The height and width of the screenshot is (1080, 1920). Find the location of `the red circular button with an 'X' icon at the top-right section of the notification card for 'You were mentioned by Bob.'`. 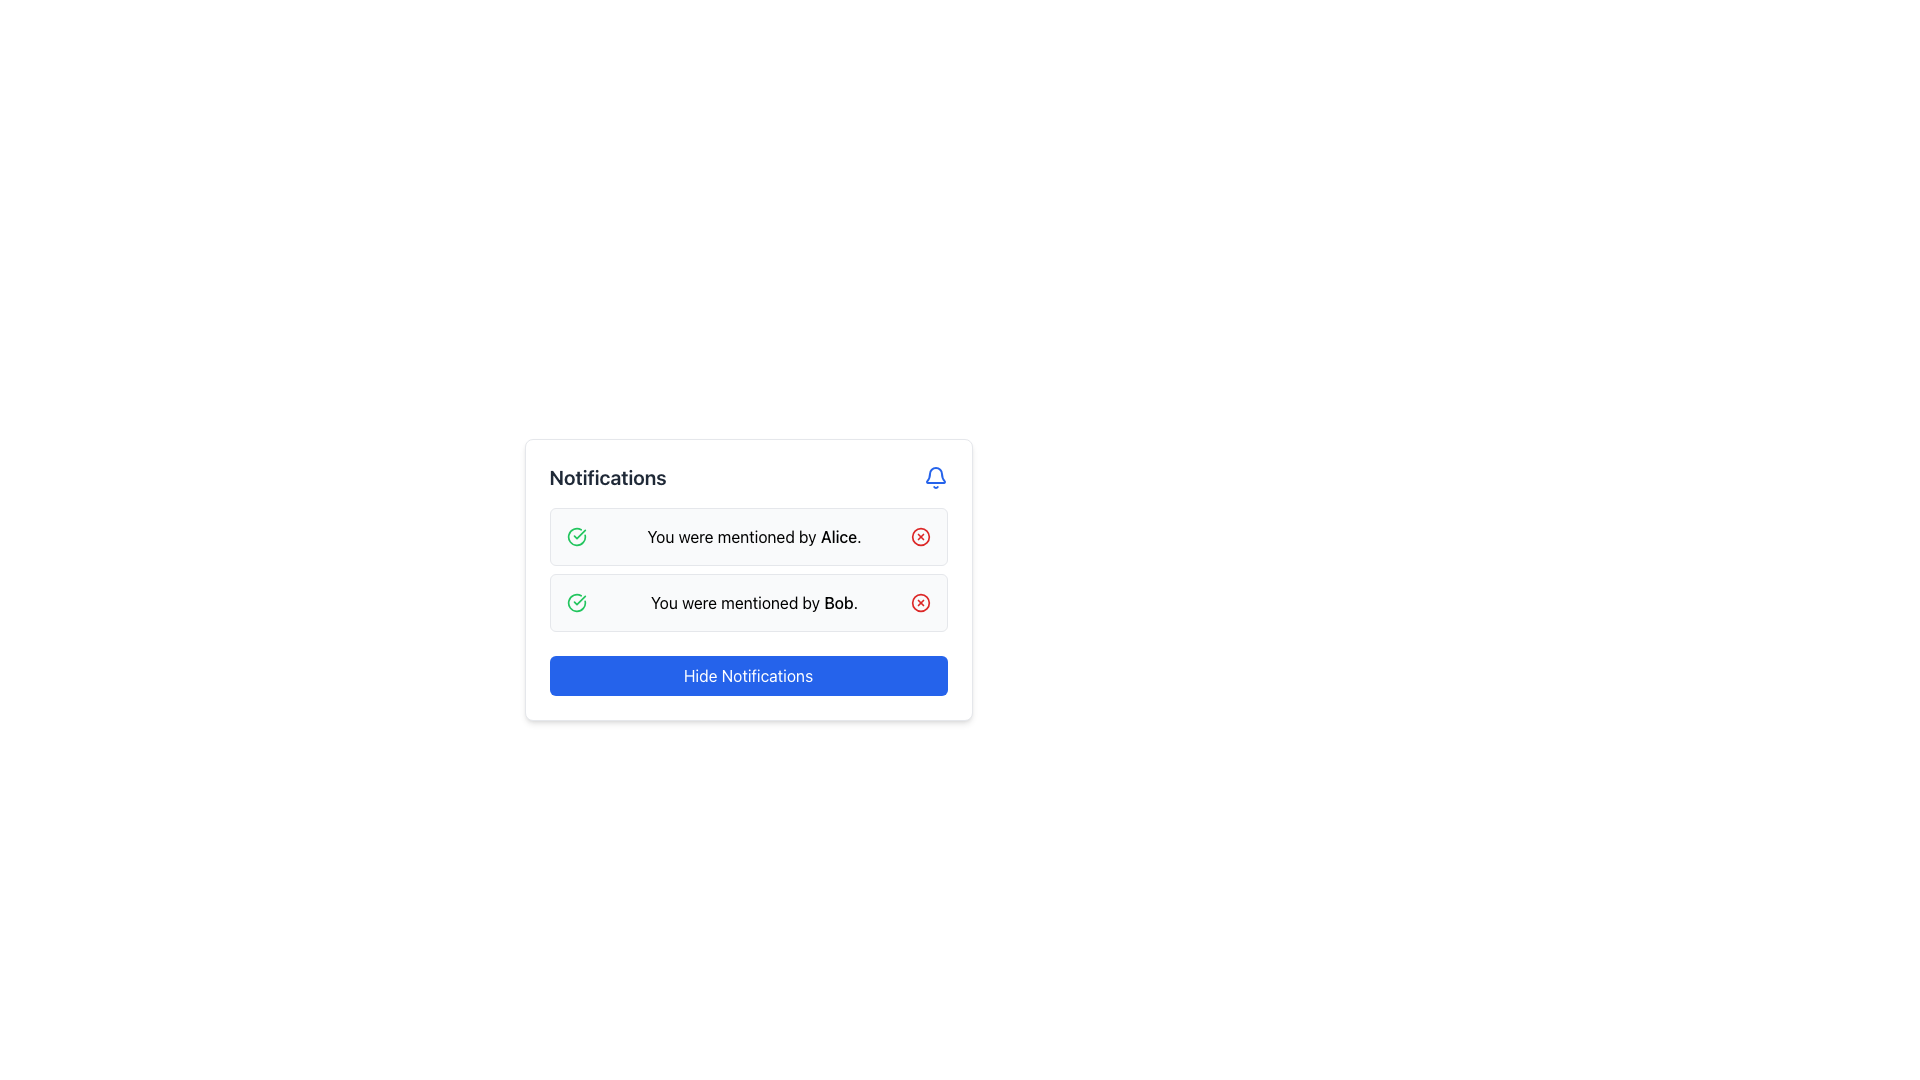

the red circular button with an 'X' icon at the top-right section of the notification card for 'You were mentioned by Bob.' is located at coordinates (919, 601).